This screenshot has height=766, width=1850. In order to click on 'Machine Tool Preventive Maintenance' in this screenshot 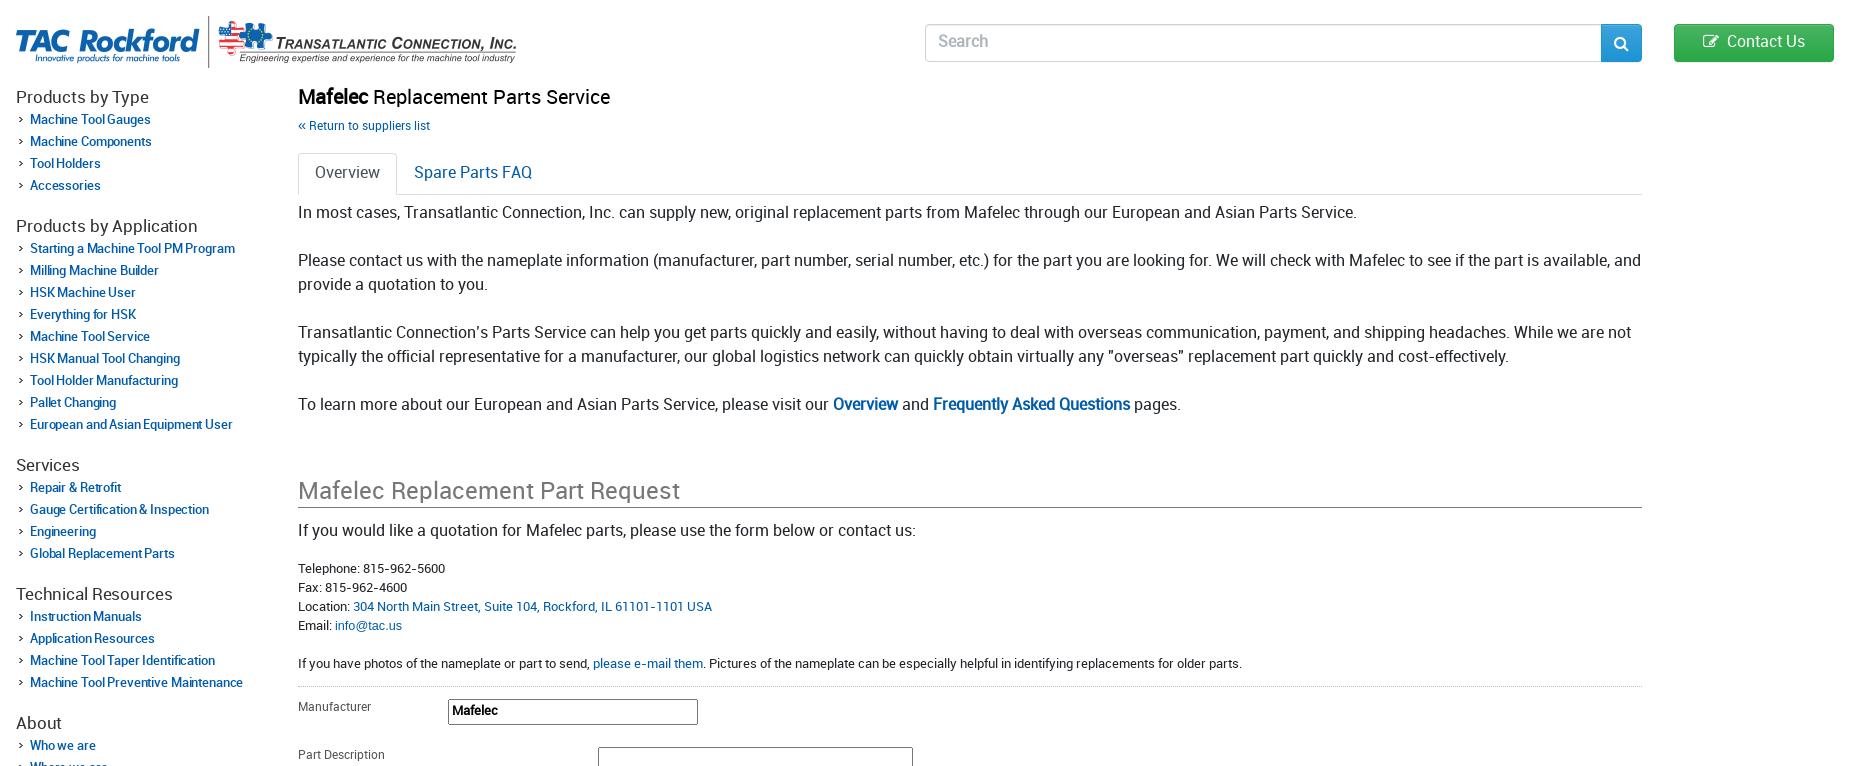, I will do `click(135, 681)`.